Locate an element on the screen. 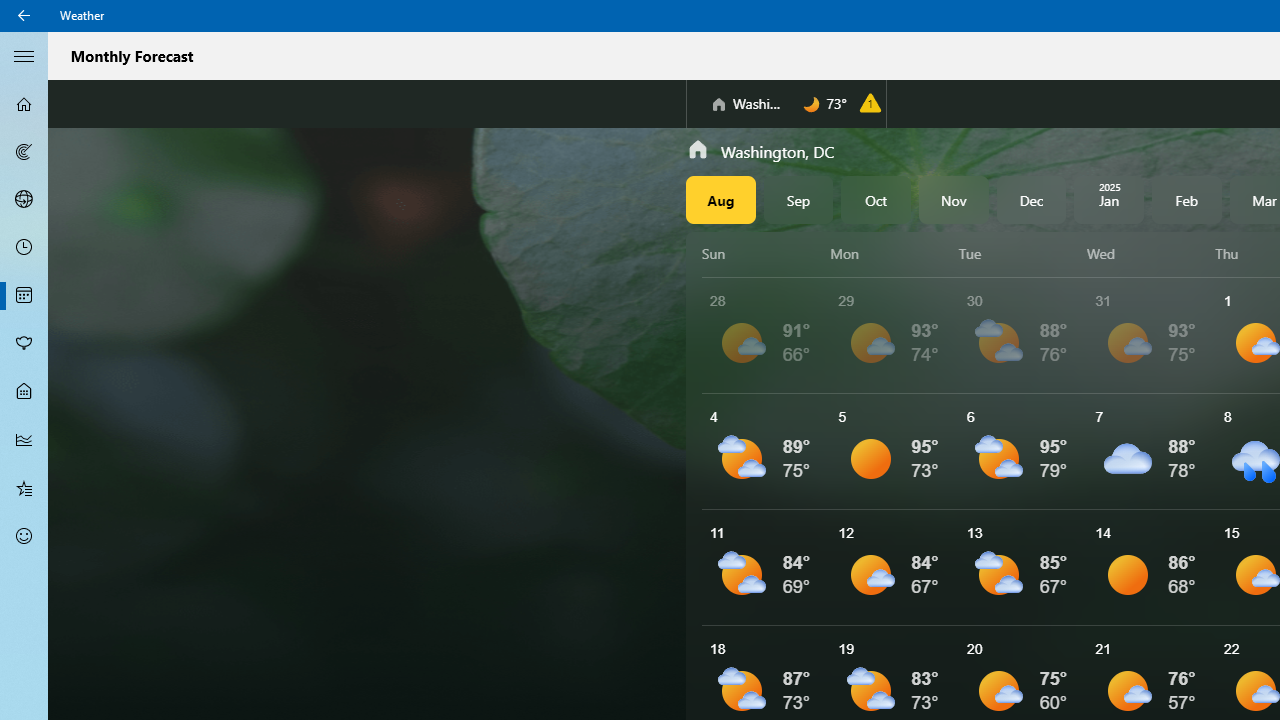  'Historical Weather - Not Selected' is located at coordinates (24, 438).